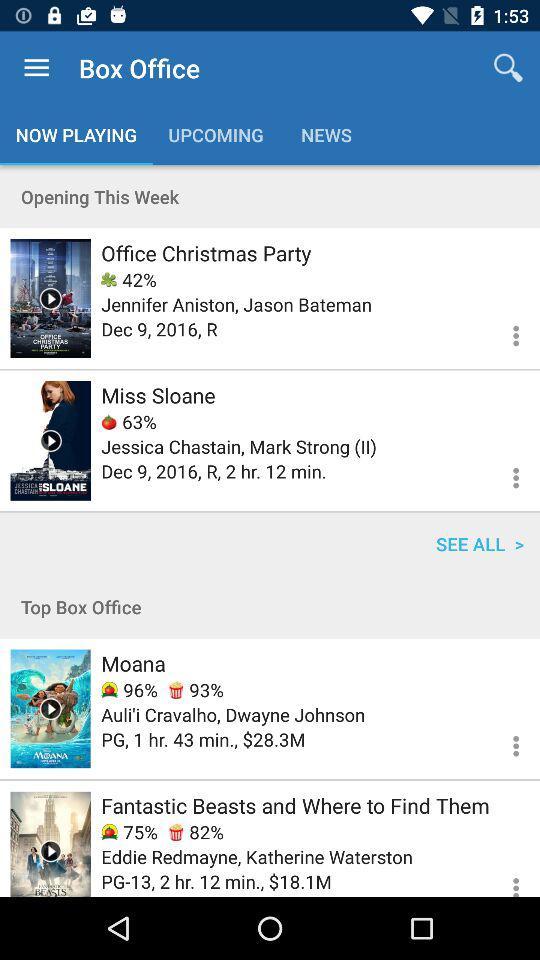  I want to click on room, so click(50, 843).